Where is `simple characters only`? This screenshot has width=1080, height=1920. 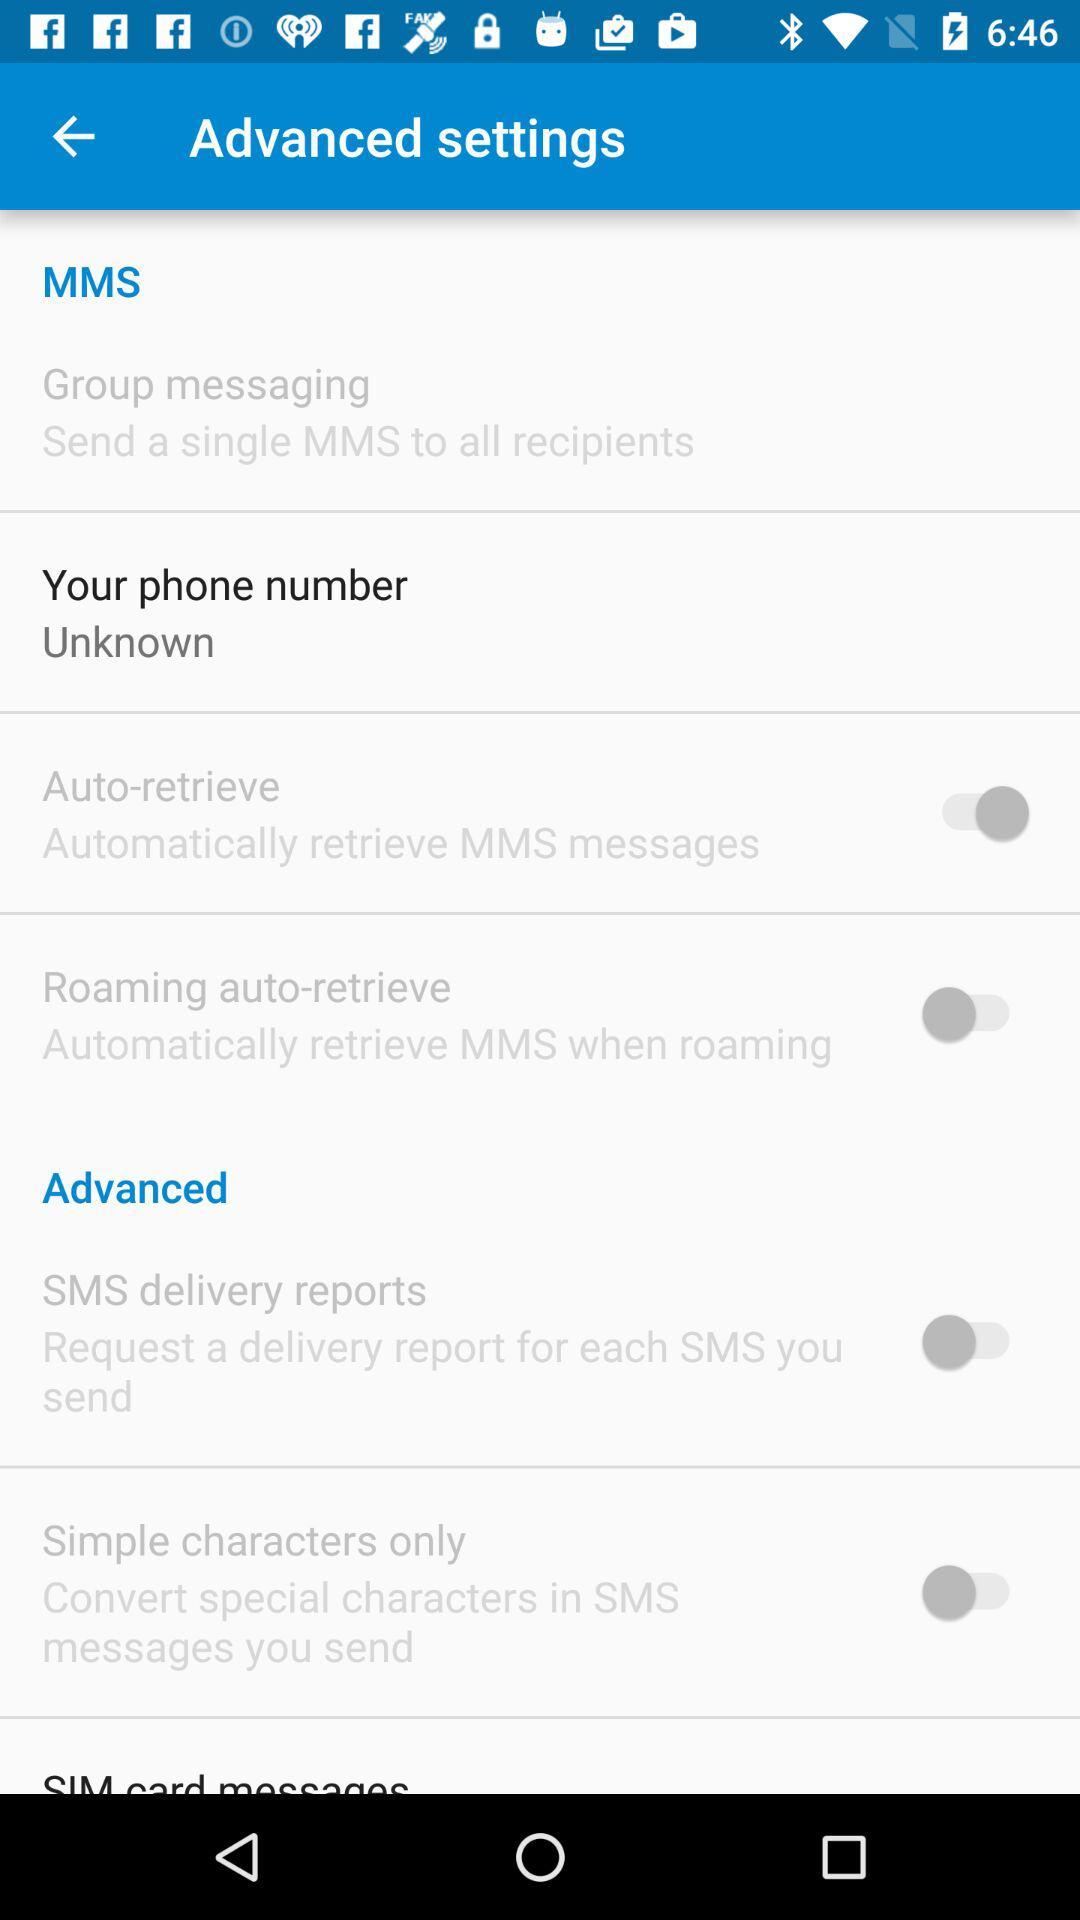 simple characters only is located at coordinates (253, 1538).